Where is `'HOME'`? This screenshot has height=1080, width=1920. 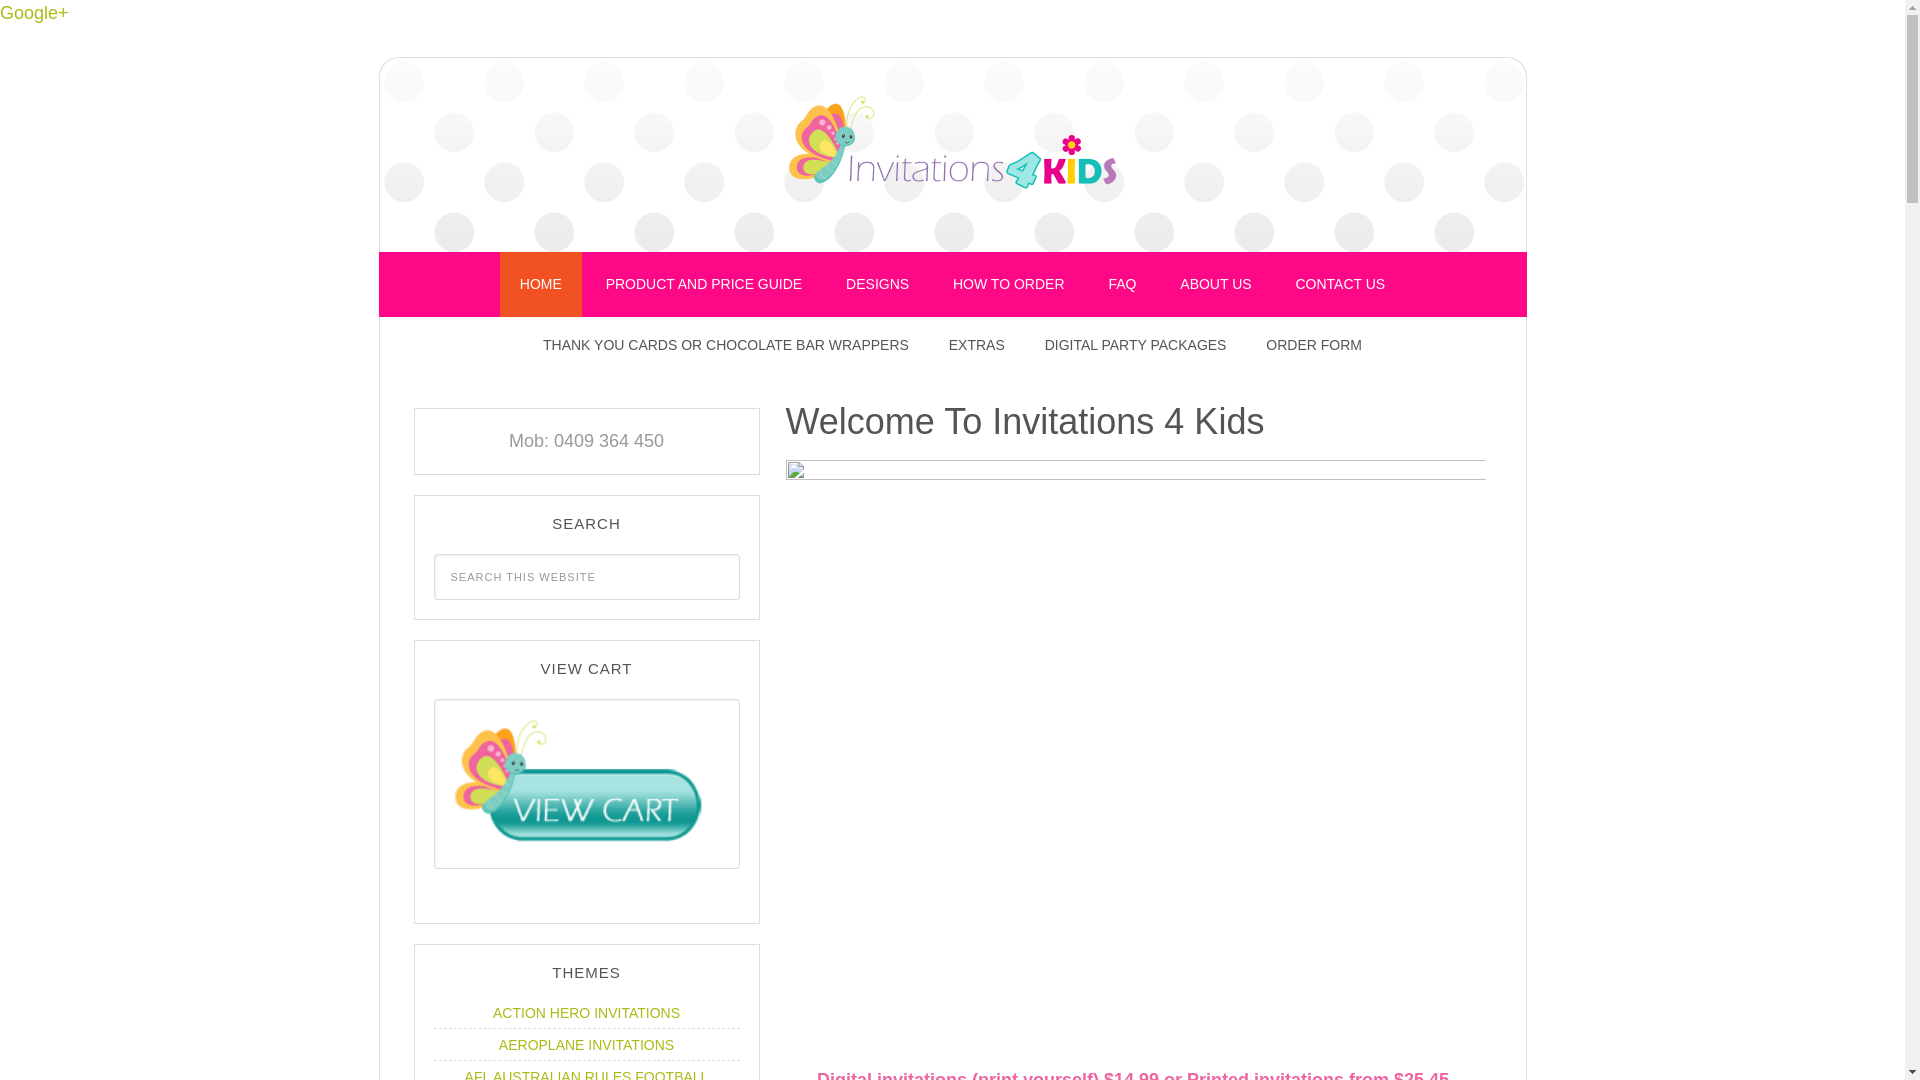 'HOME' is located at coordinates (541, 284).